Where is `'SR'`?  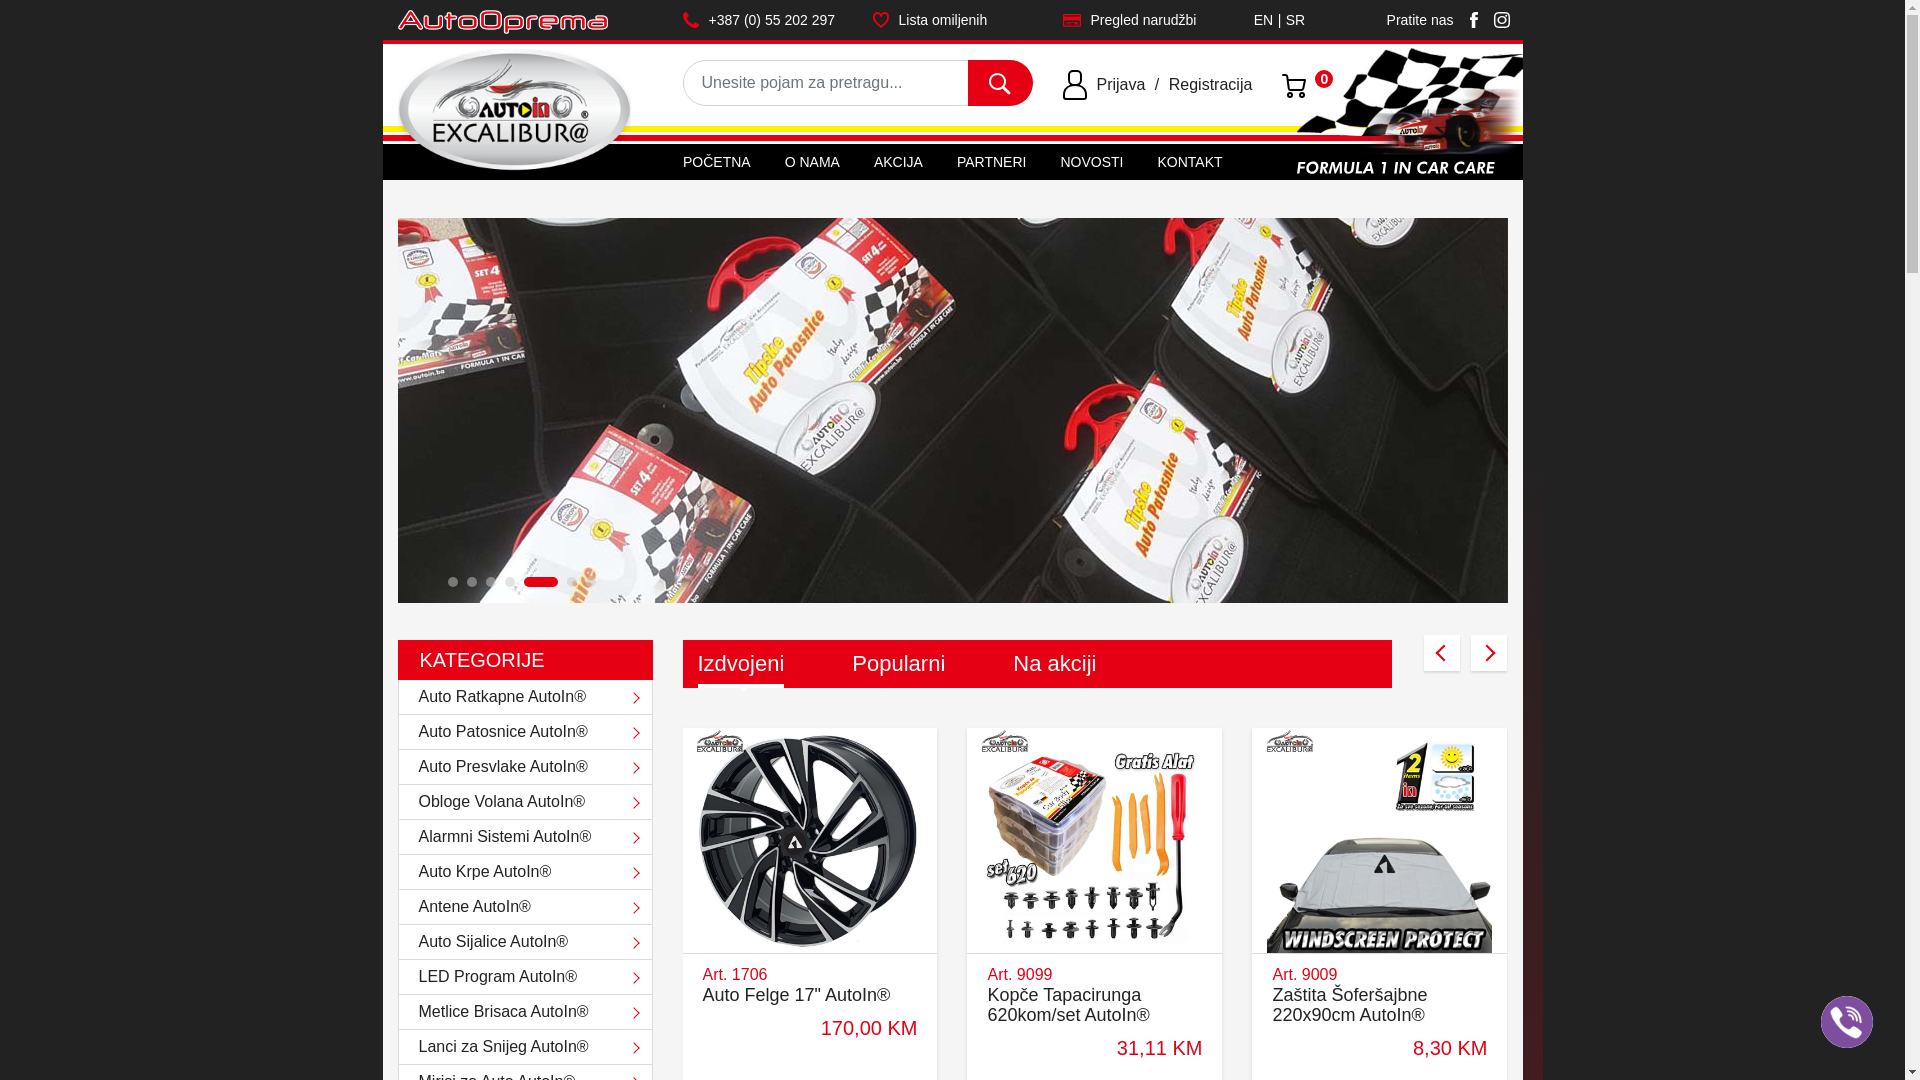
'SR' is located at coordinates (1295, 27).